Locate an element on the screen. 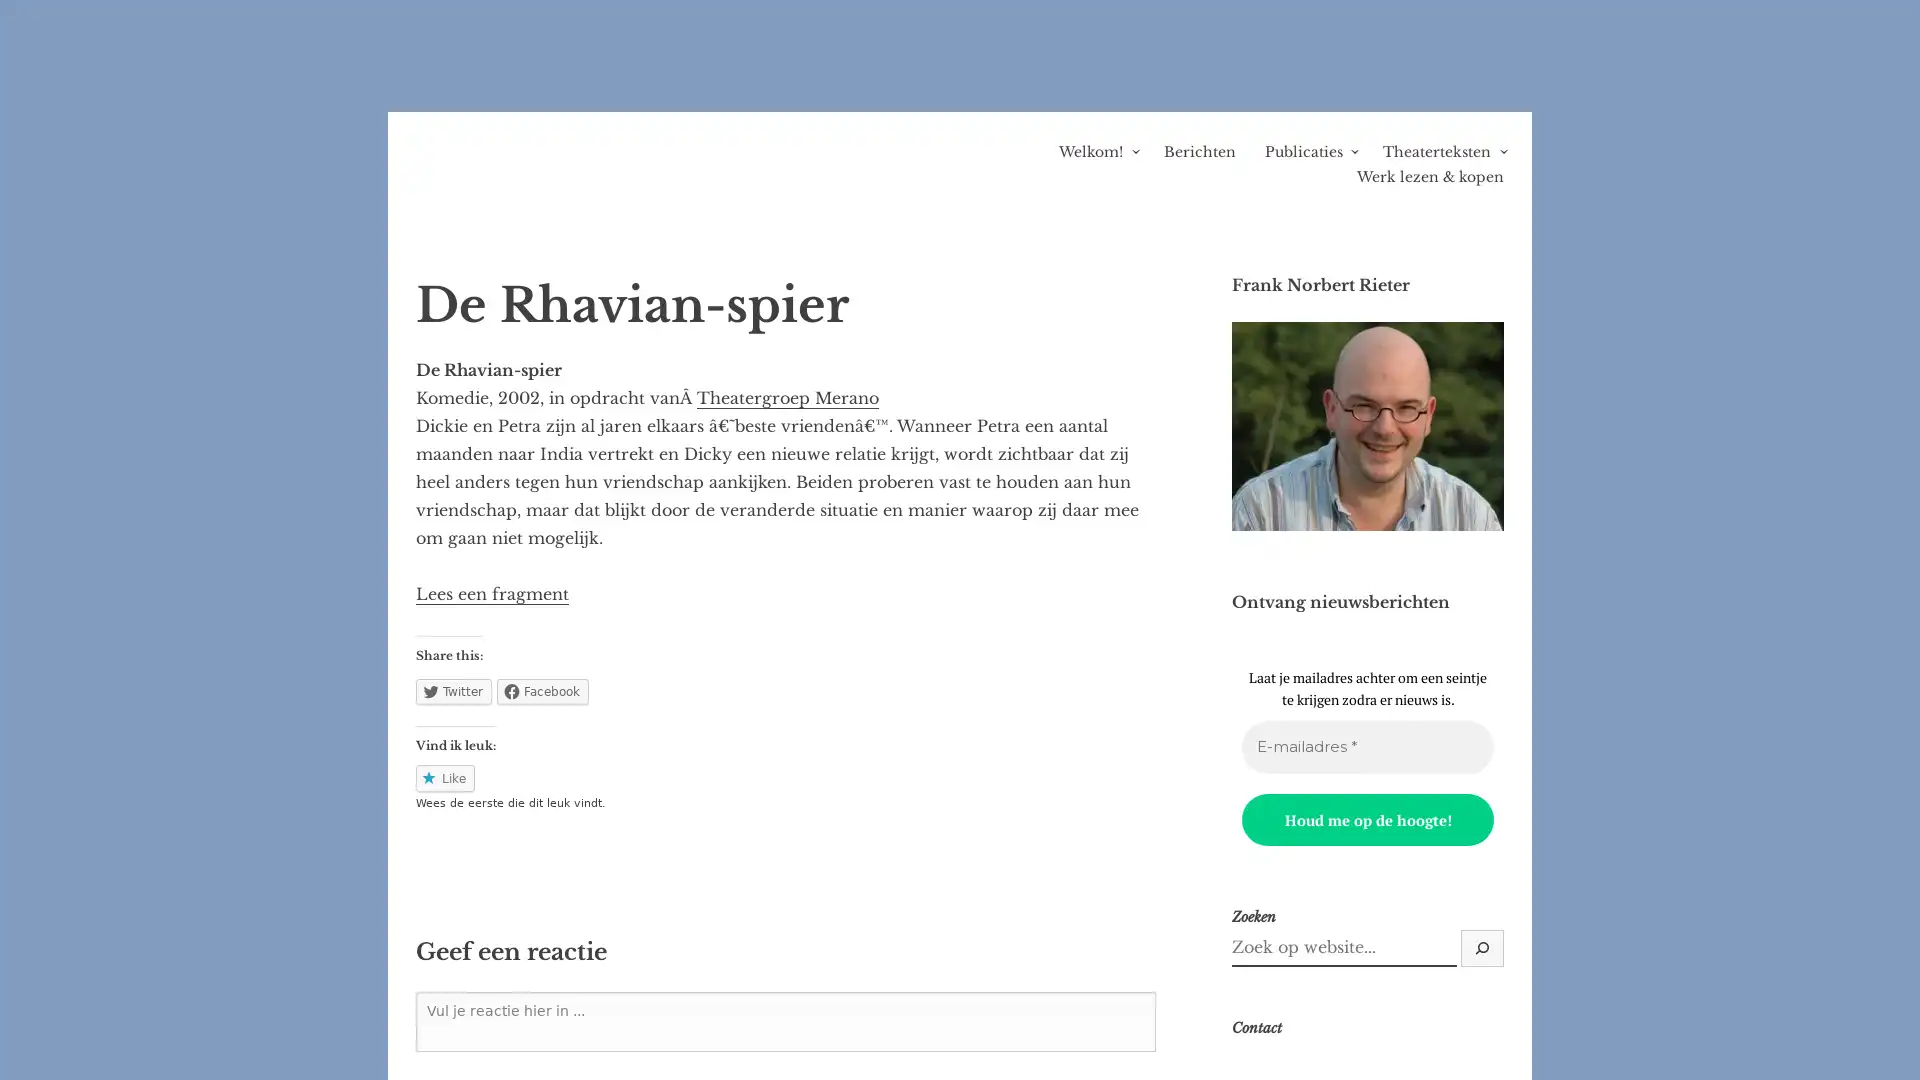 The height and width of the screenshot is (1080, 1920). Houd me op de hoogte! is located at coordinates (1367, 819).